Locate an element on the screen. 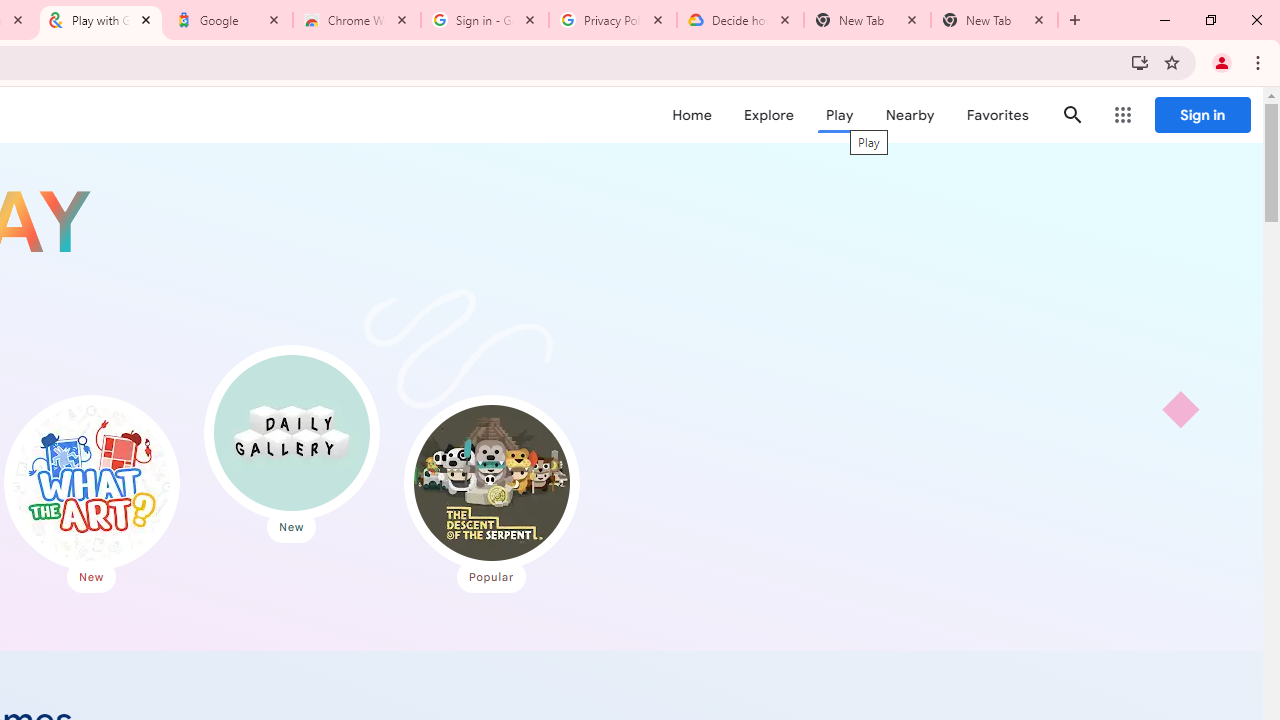 The height and width of the screenshot is (720, 1280). 'New Tab' is located at coordinates (994, 20).